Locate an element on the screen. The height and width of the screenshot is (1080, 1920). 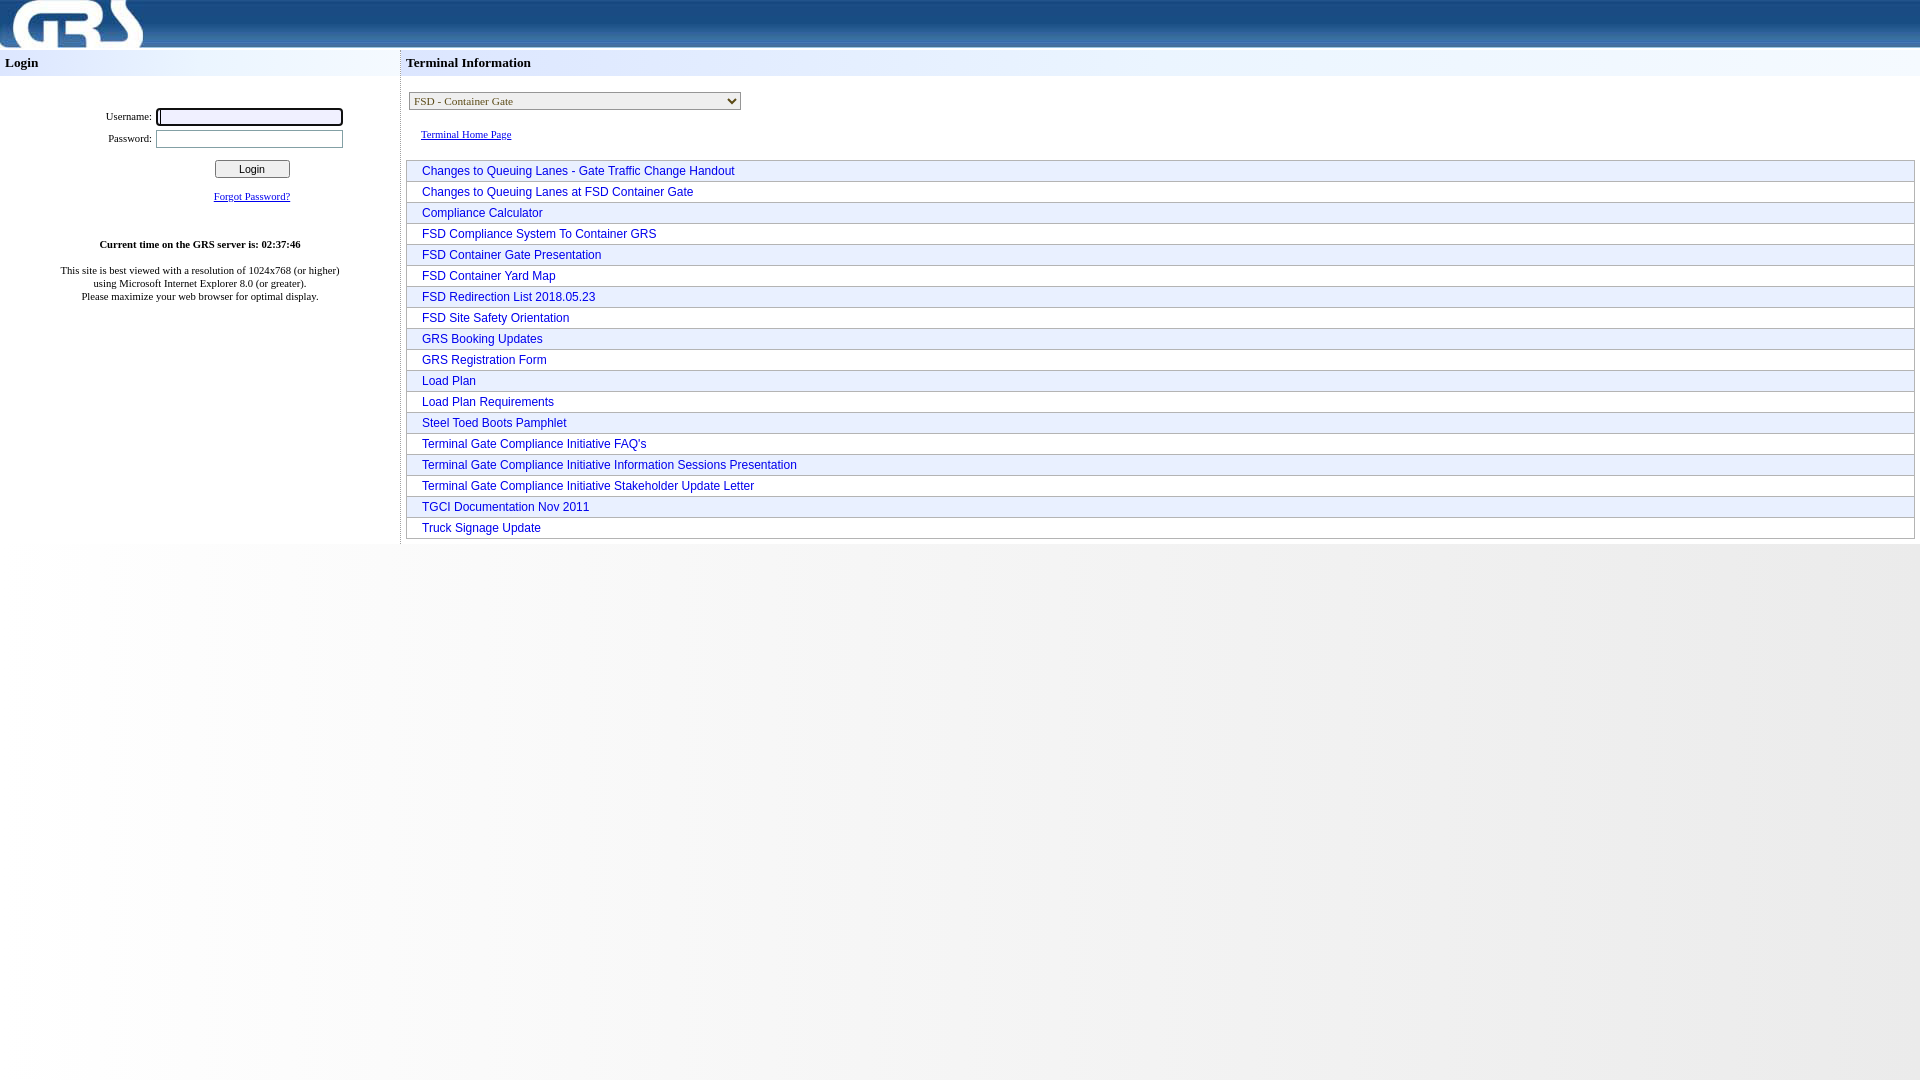
'Load Plan Requirements' is located at coordinates (411, 401).